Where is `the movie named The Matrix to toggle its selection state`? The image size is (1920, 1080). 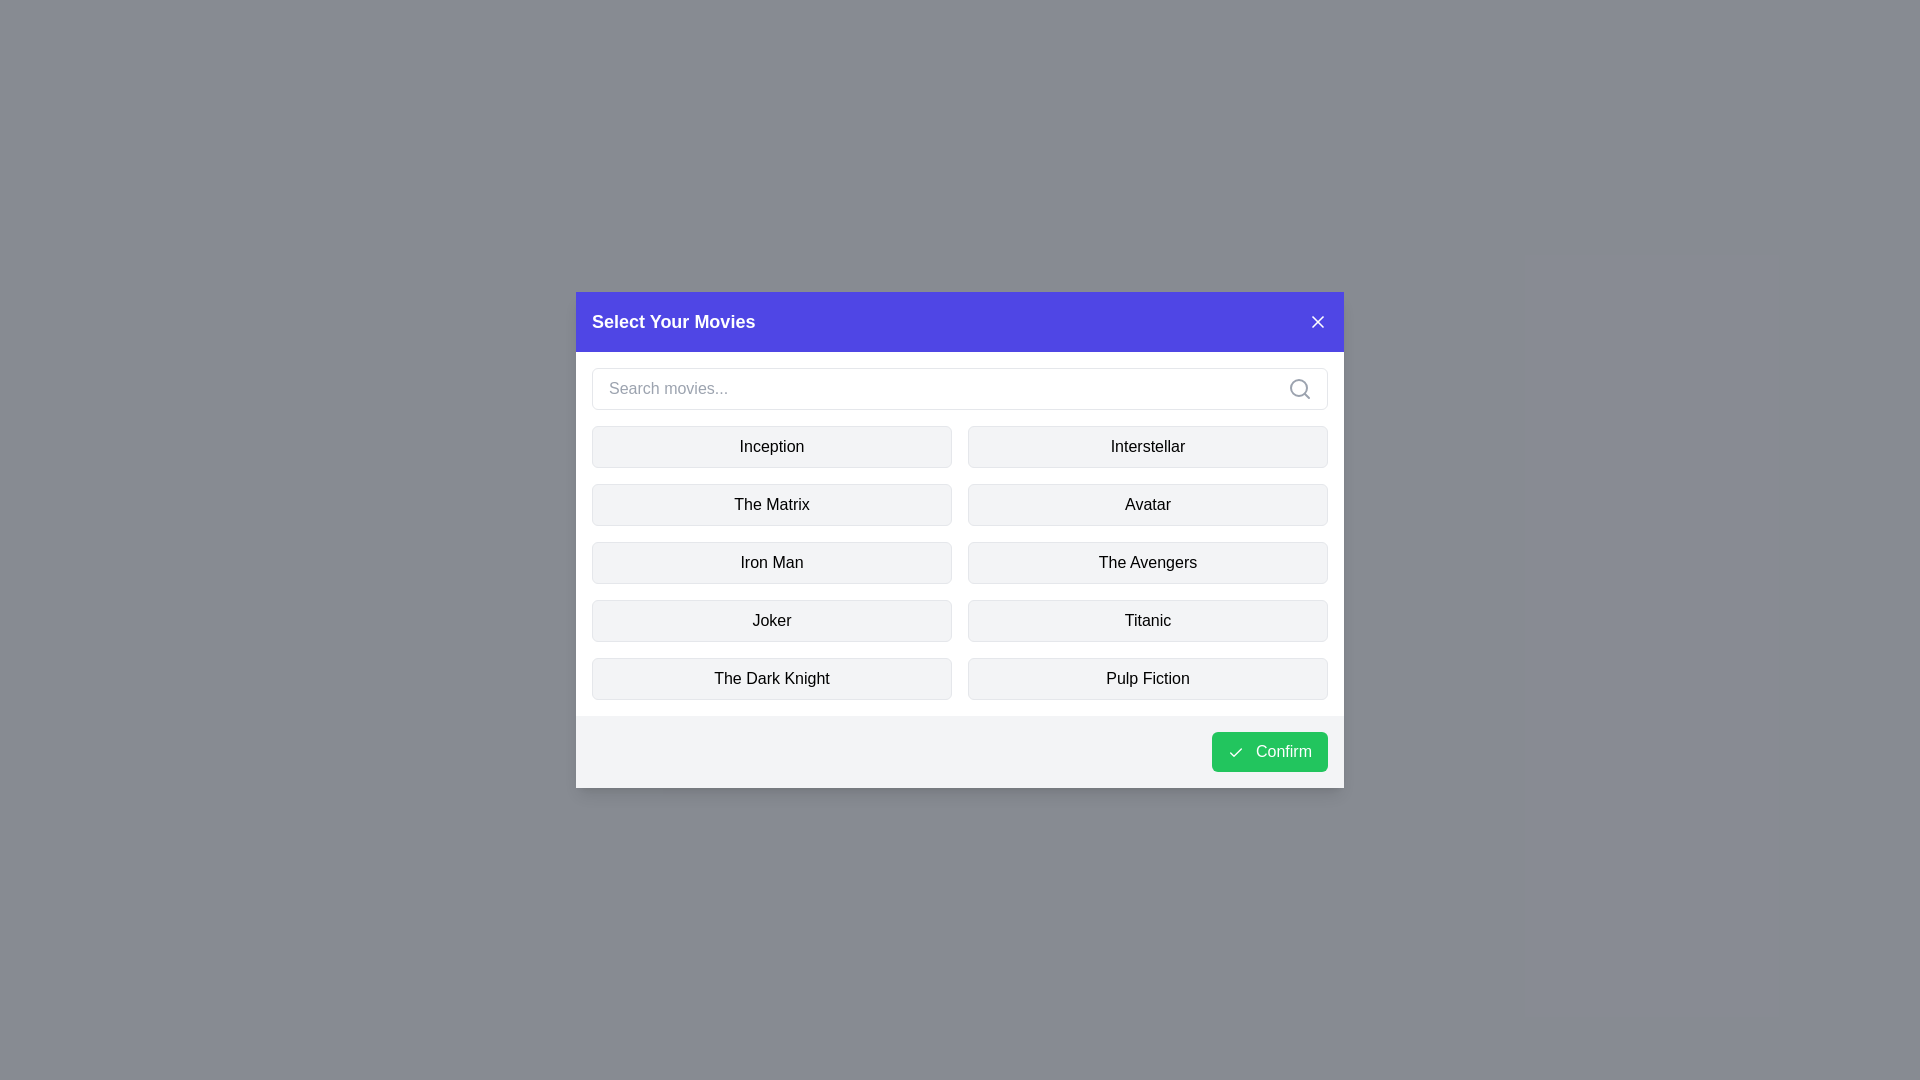 the movie named The Matrix to toggle its selection state is located at coordinates (771, 504).